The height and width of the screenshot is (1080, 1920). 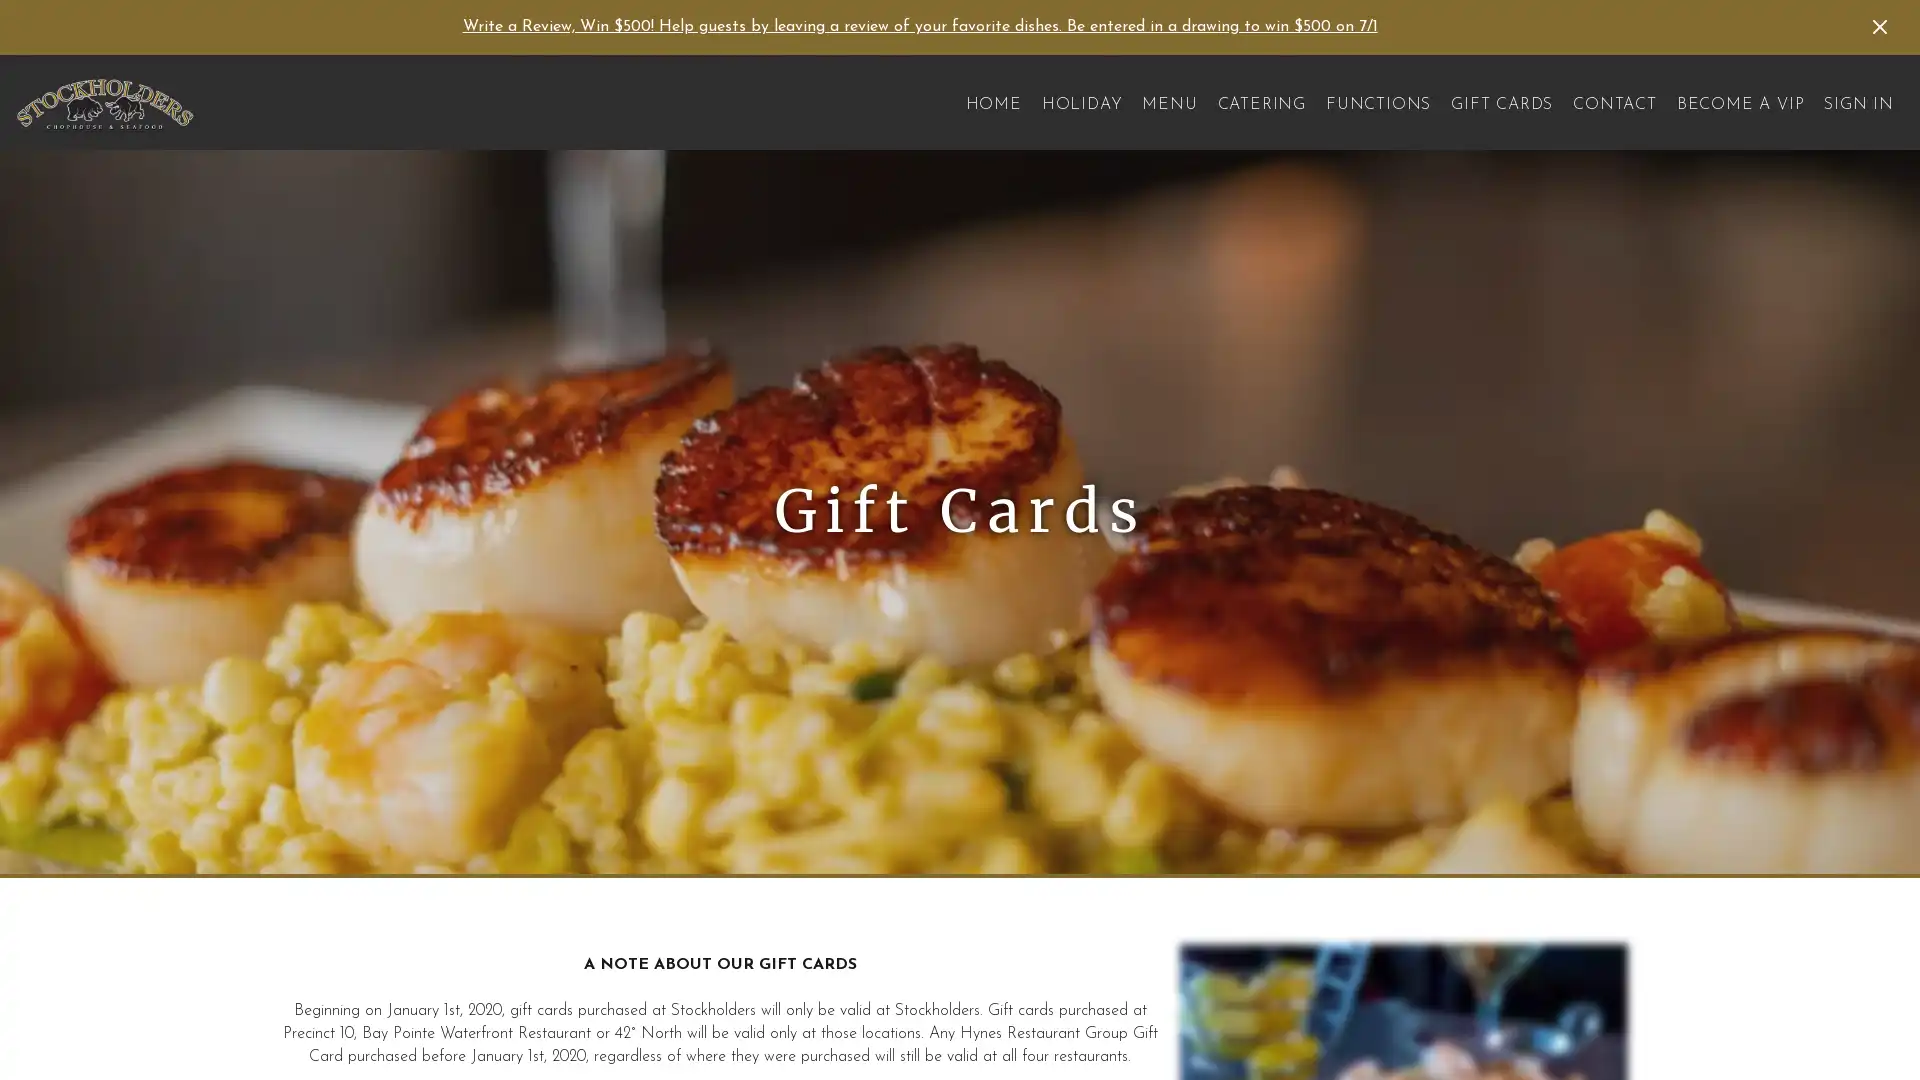 What do you see at coordinates (1738, 104) in the screenshot?
I see `BECOME A VIP` at bounding box center [1738, 104].